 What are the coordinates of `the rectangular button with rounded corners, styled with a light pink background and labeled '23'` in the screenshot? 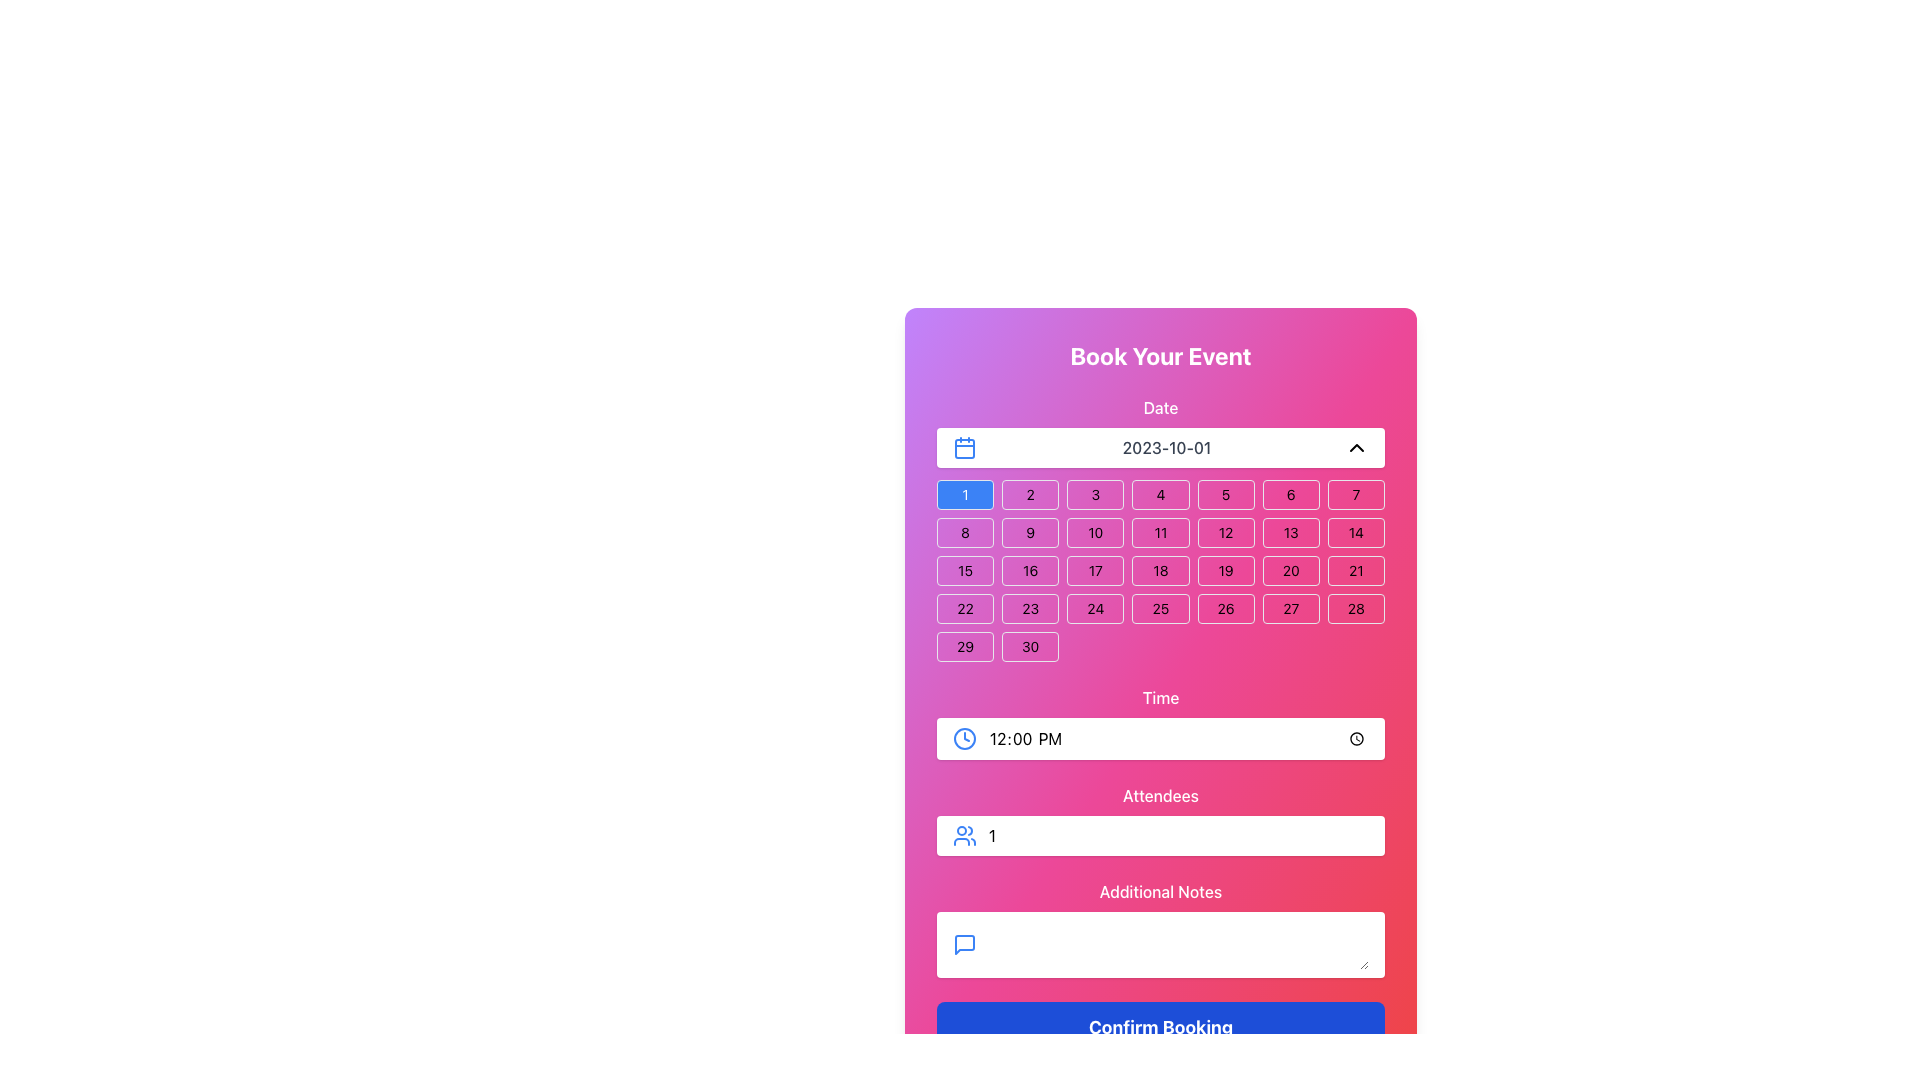 It's located at (1030, 608).